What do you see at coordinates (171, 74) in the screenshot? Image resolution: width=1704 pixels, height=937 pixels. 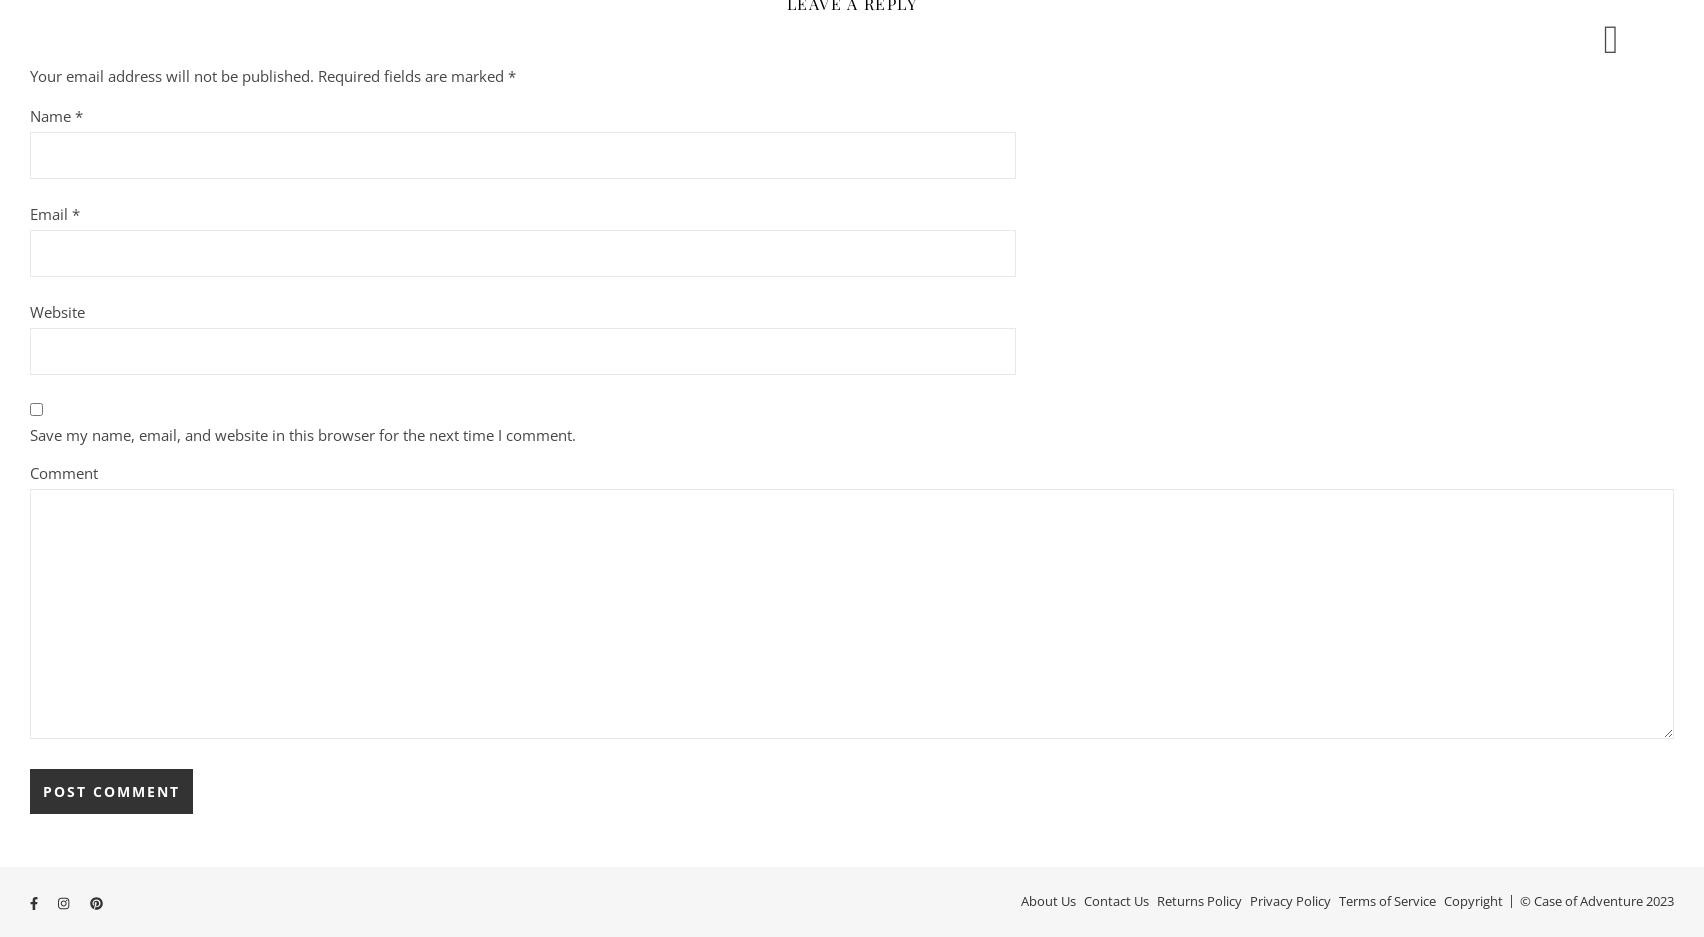 I see `'Your email address will not be published.'` at bounding box center [171, 74].